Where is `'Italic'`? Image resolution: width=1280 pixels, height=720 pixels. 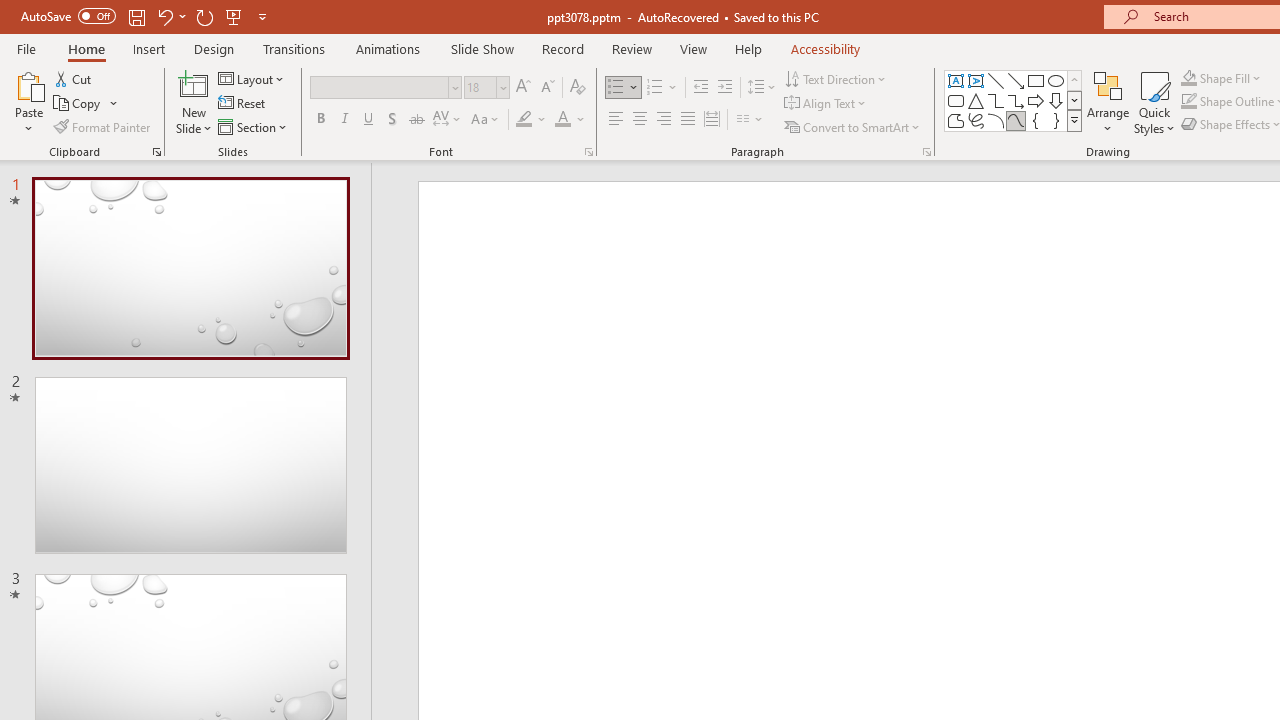 'Italic' is located at coordinates (344, 119).